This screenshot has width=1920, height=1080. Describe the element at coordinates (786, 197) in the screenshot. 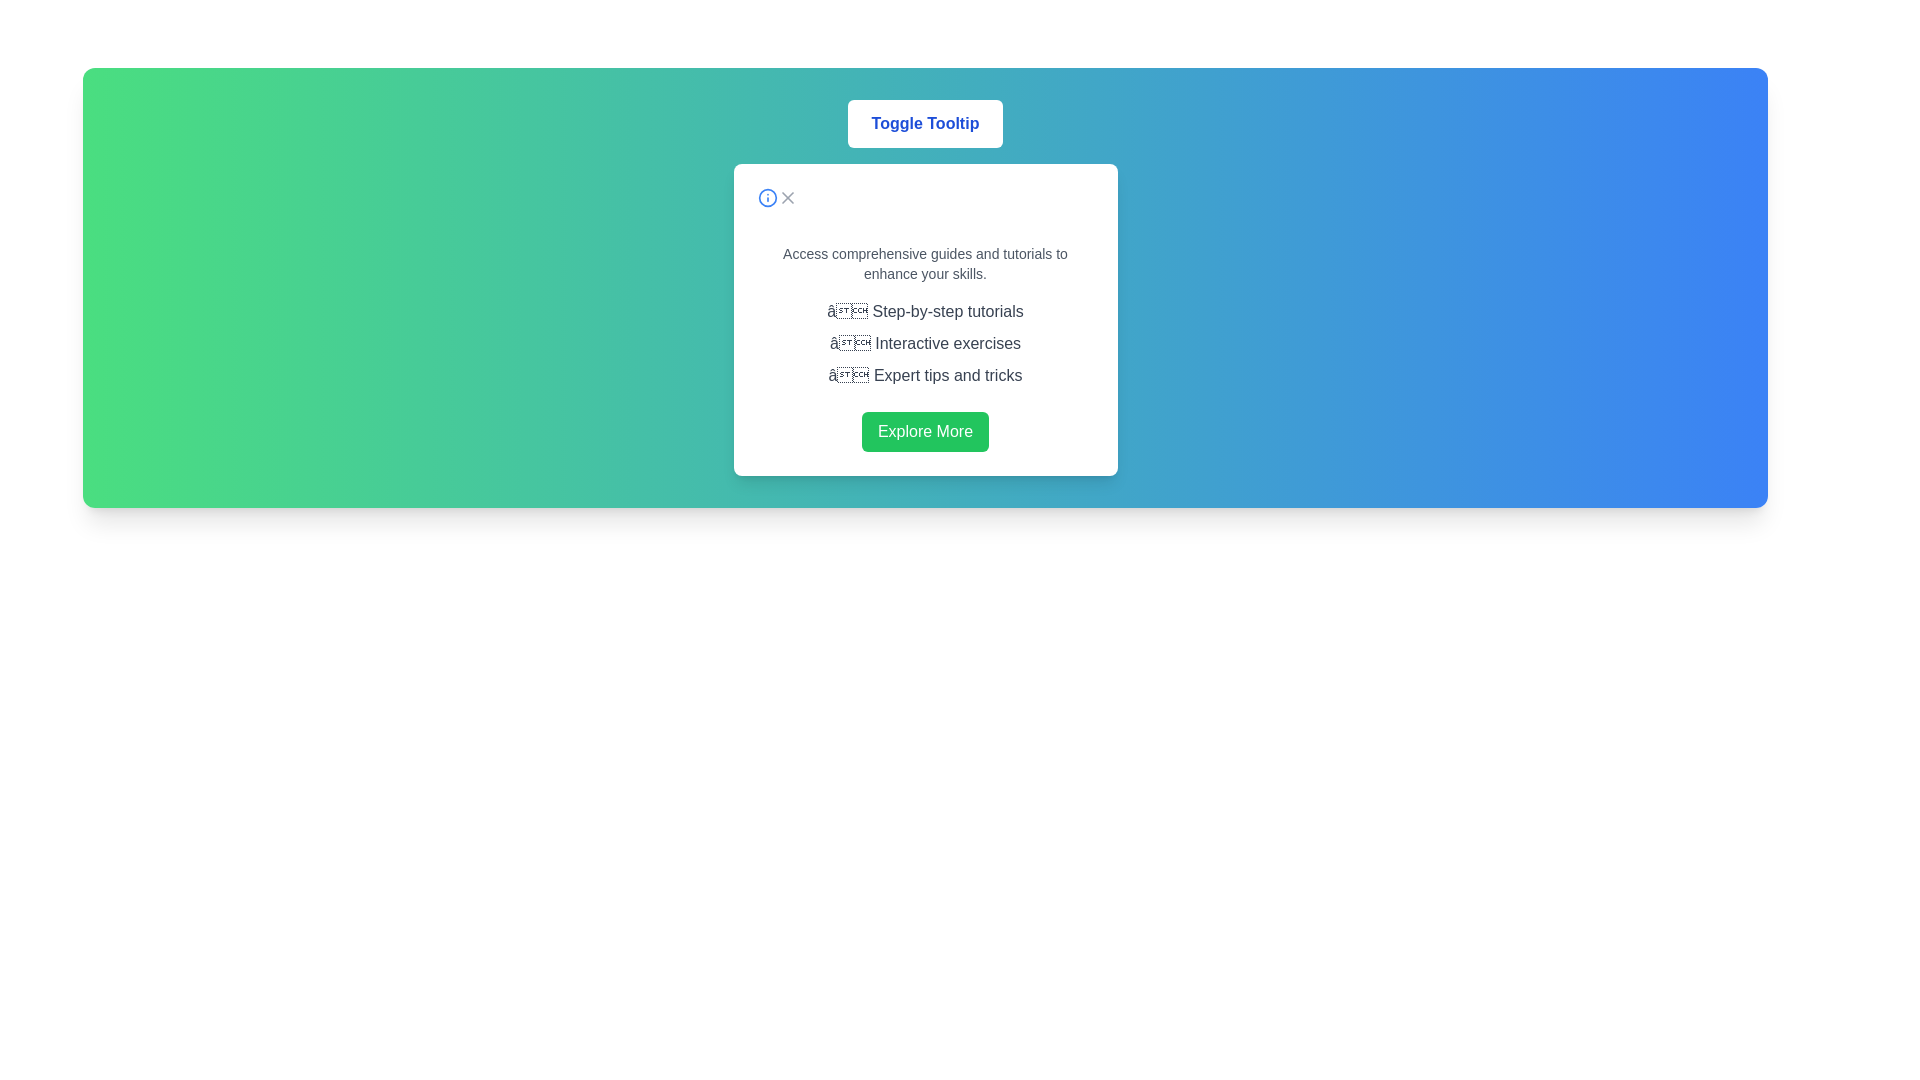

I see `the cross icon in the upper left corner of the modal` at that location.